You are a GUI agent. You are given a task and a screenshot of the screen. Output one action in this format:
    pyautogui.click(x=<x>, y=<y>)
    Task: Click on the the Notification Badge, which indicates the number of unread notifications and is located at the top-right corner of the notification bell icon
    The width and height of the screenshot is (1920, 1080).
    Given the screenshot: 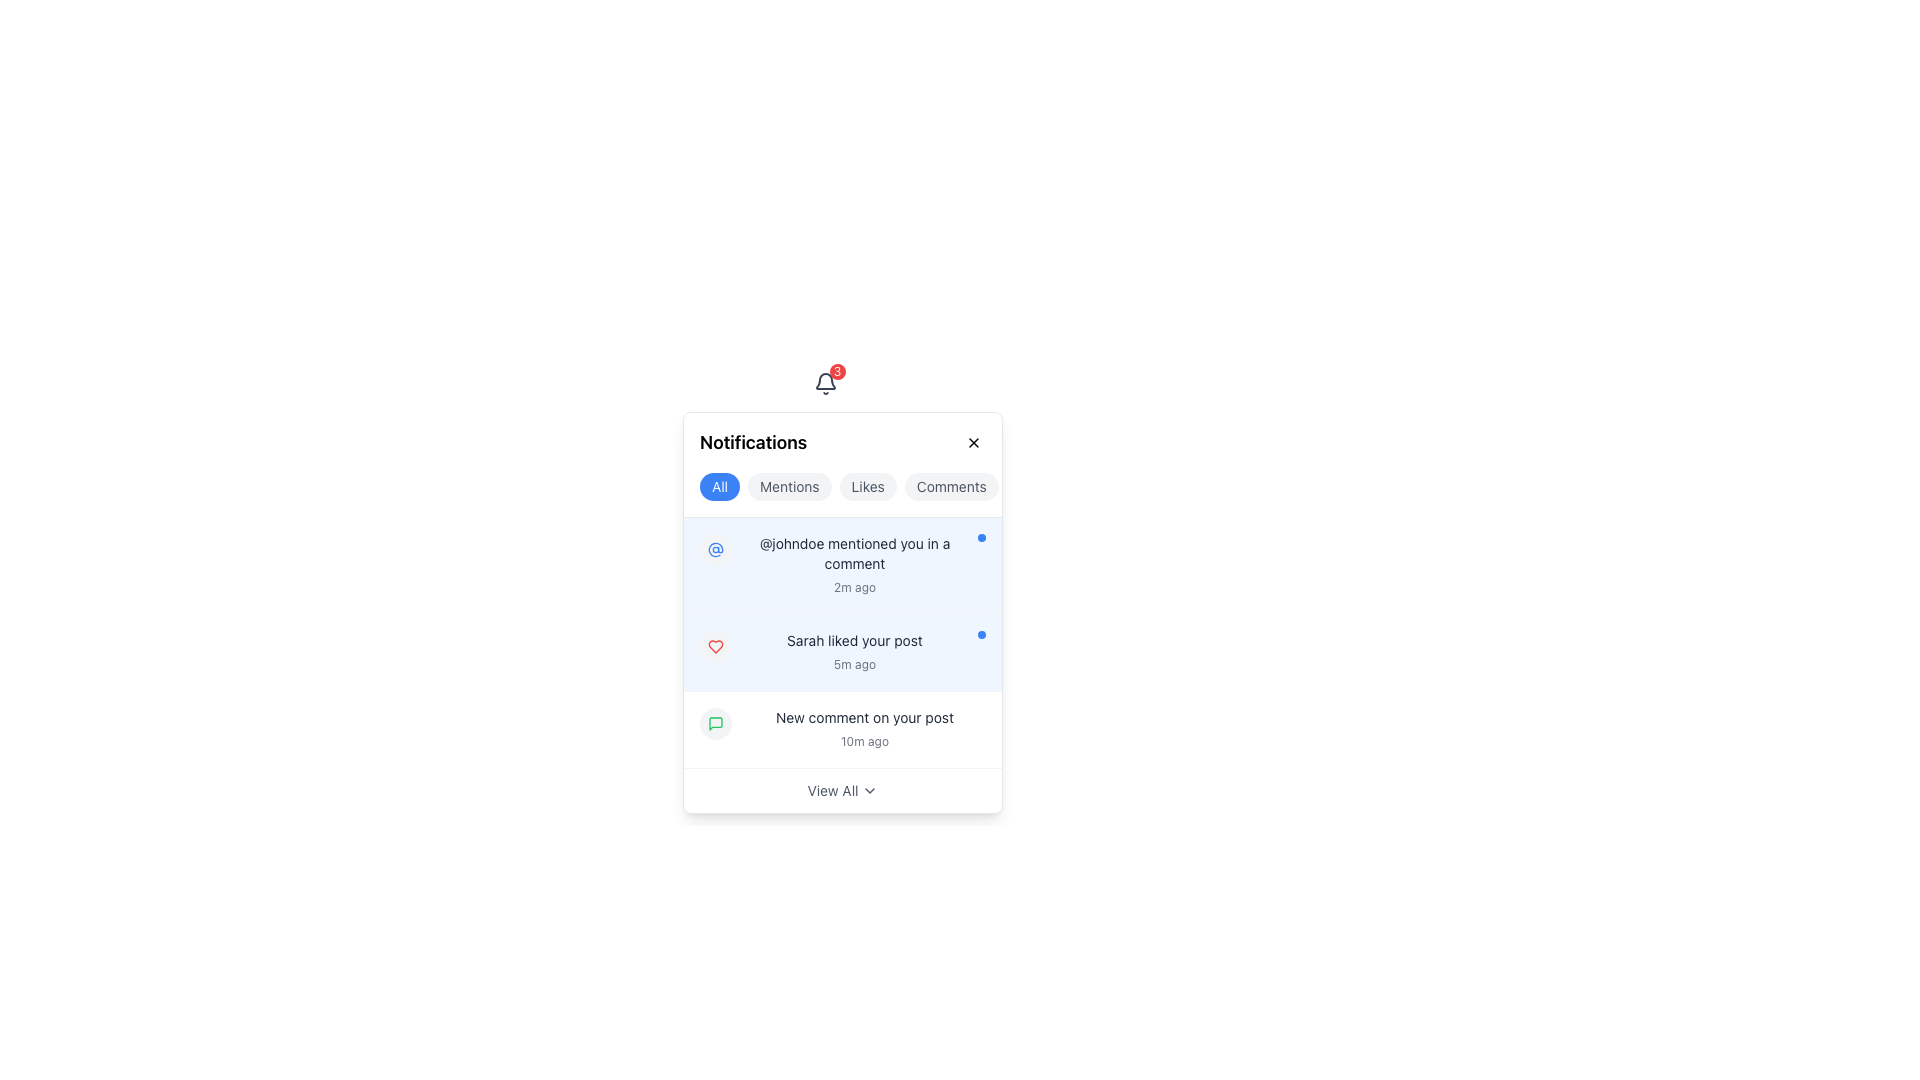 What is the action you would take?
    pyautogui.click(x=837, y=371)
    